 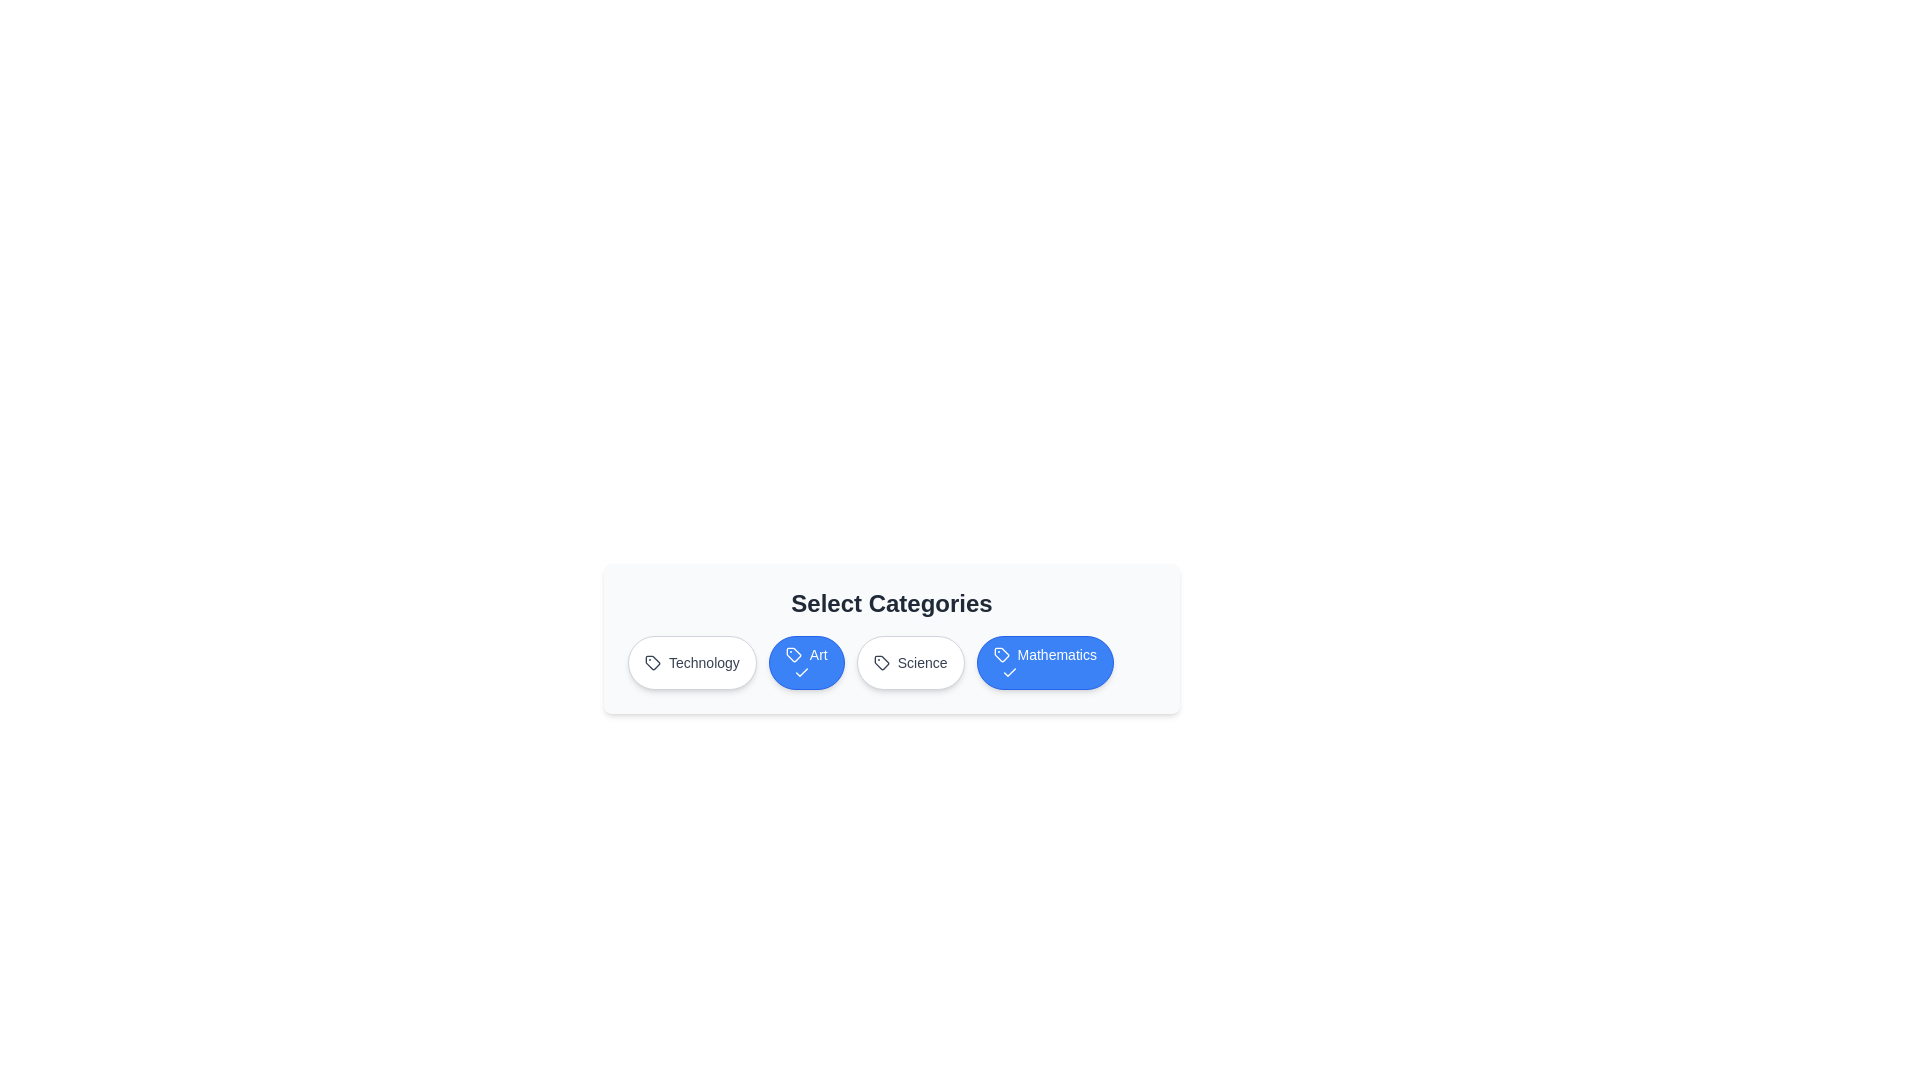 I want to click on the category button labeled 'Technology', so click(x=691, y=663).